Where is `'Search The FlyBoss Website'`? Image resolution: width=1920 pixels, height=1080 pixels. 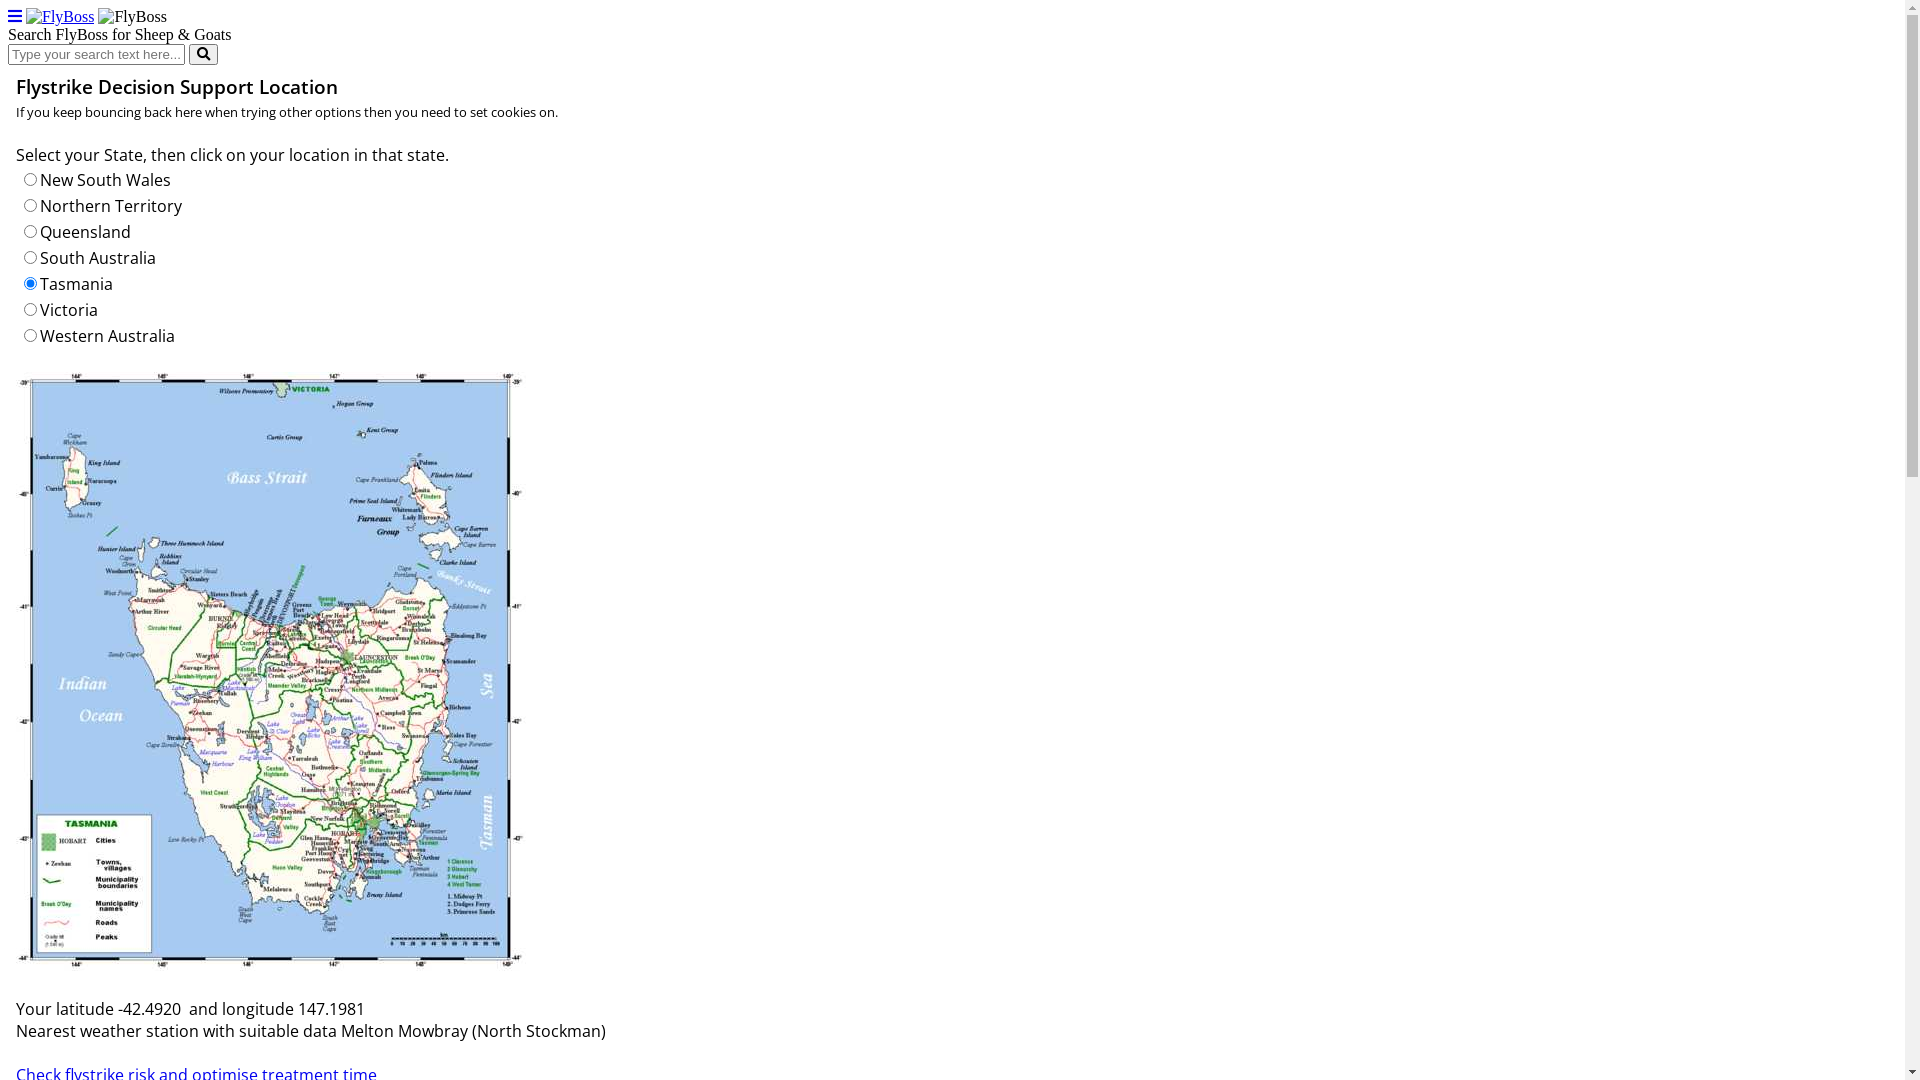 'Search The FlyBoss Website' is located at coordinates (203, 53).